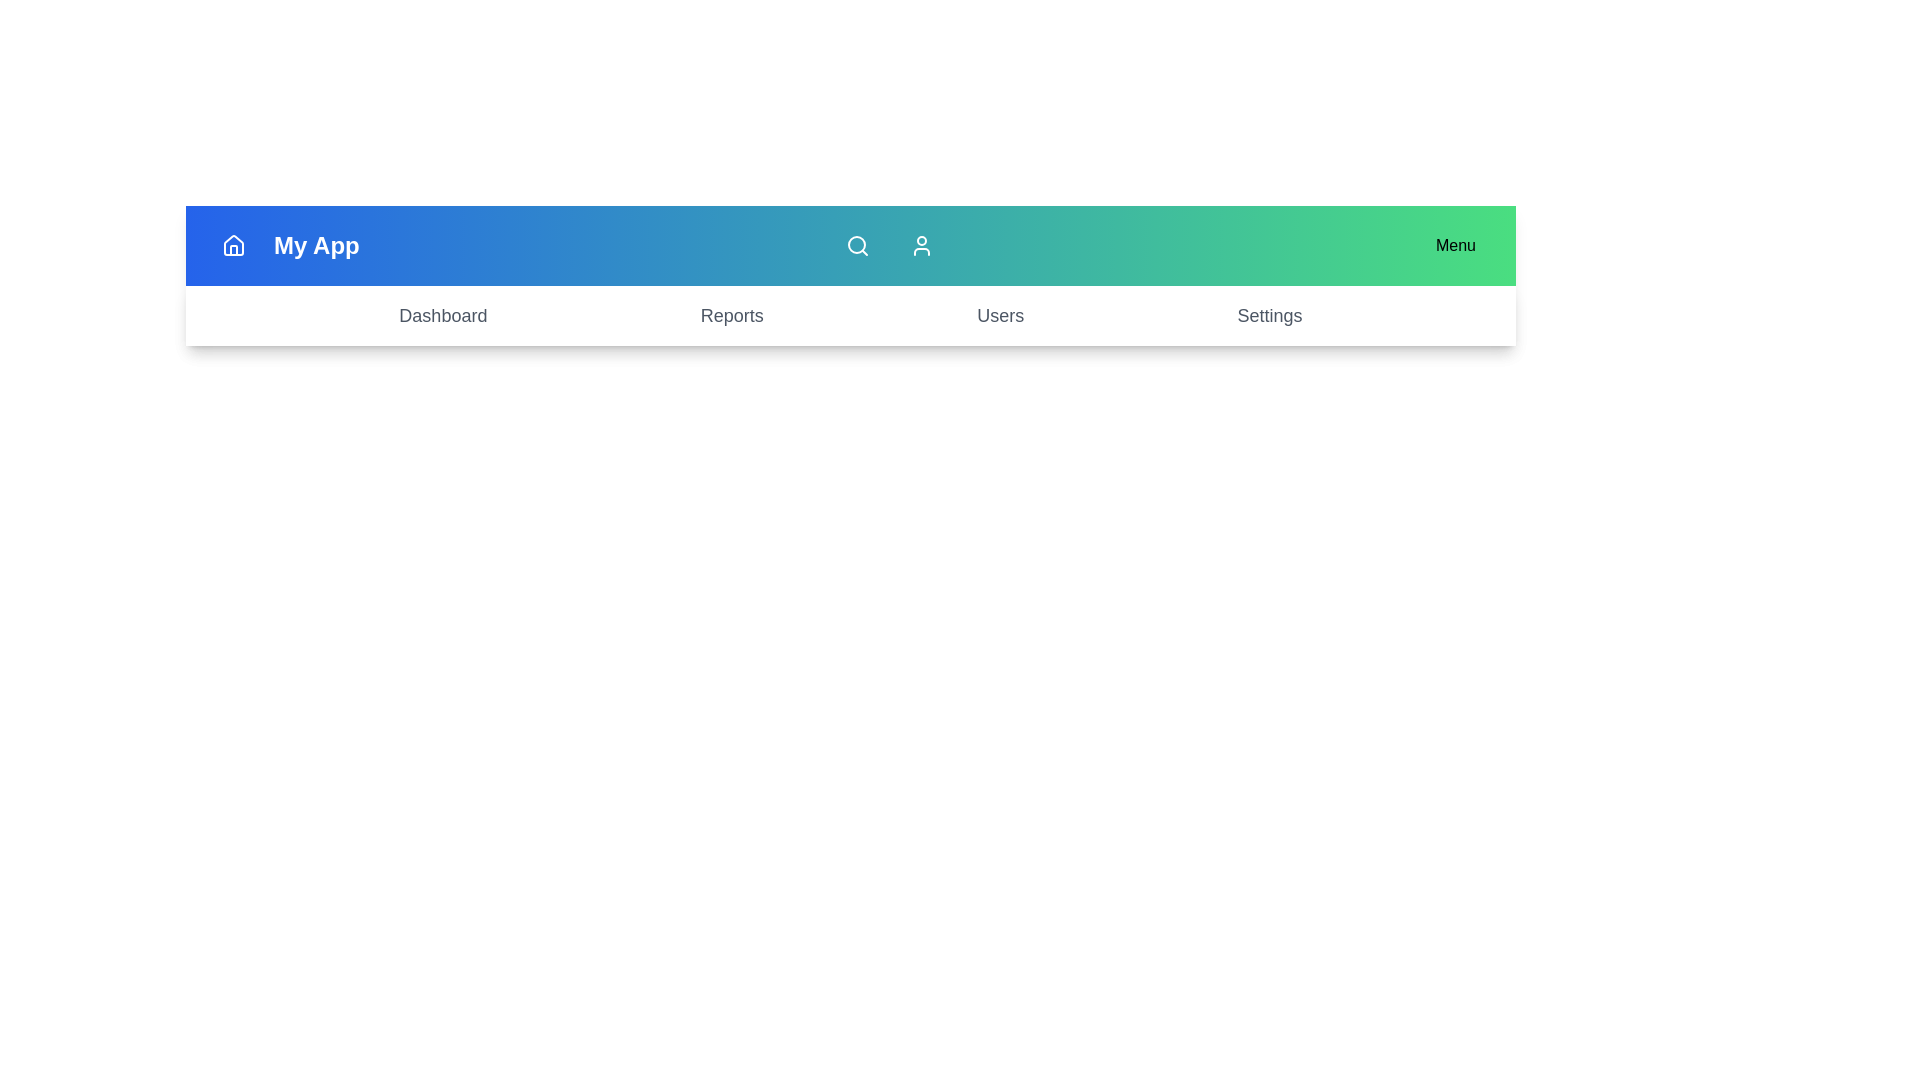 The width and height of the screenshot is (1920, 1080). Describe the element at coordinates (441, 315) in the screenshot. I see `the menu item Dashboard from the navigation bar` at that location.